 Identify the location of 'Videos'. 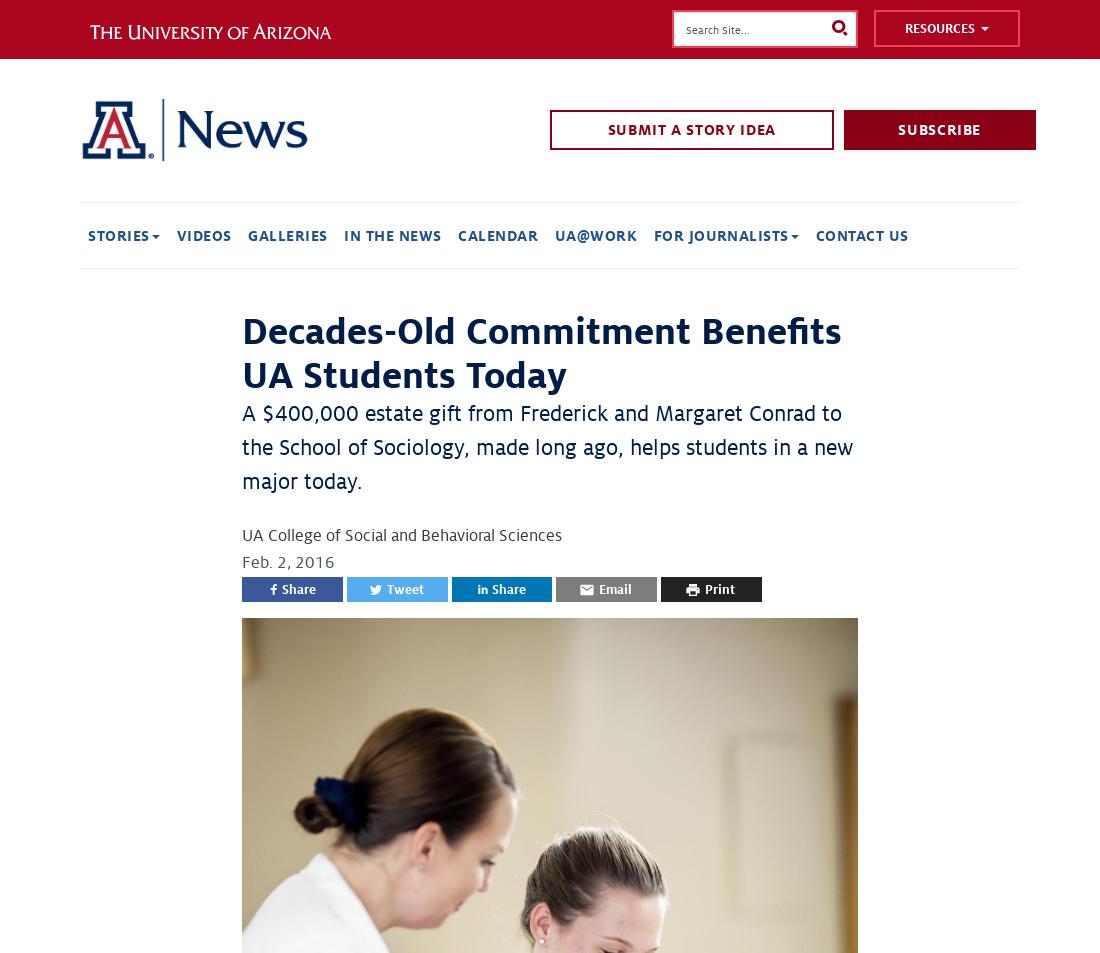
(202, 234).